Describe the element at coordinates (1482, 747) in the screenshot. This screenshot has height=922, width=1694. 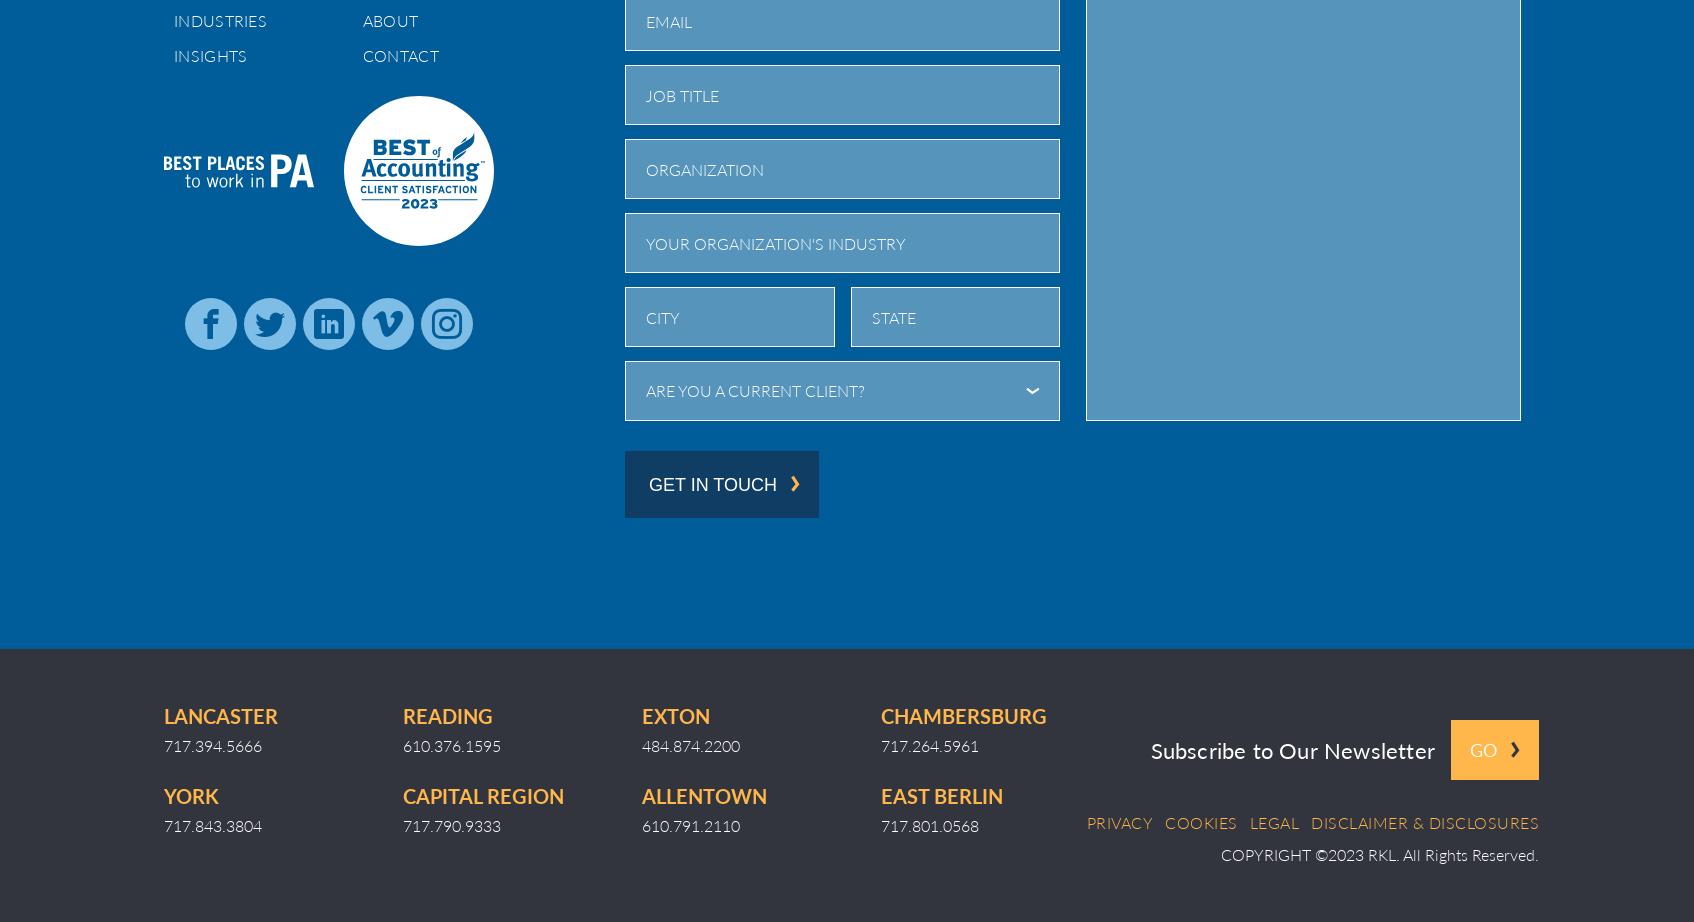
I see `'Go'` at that location.